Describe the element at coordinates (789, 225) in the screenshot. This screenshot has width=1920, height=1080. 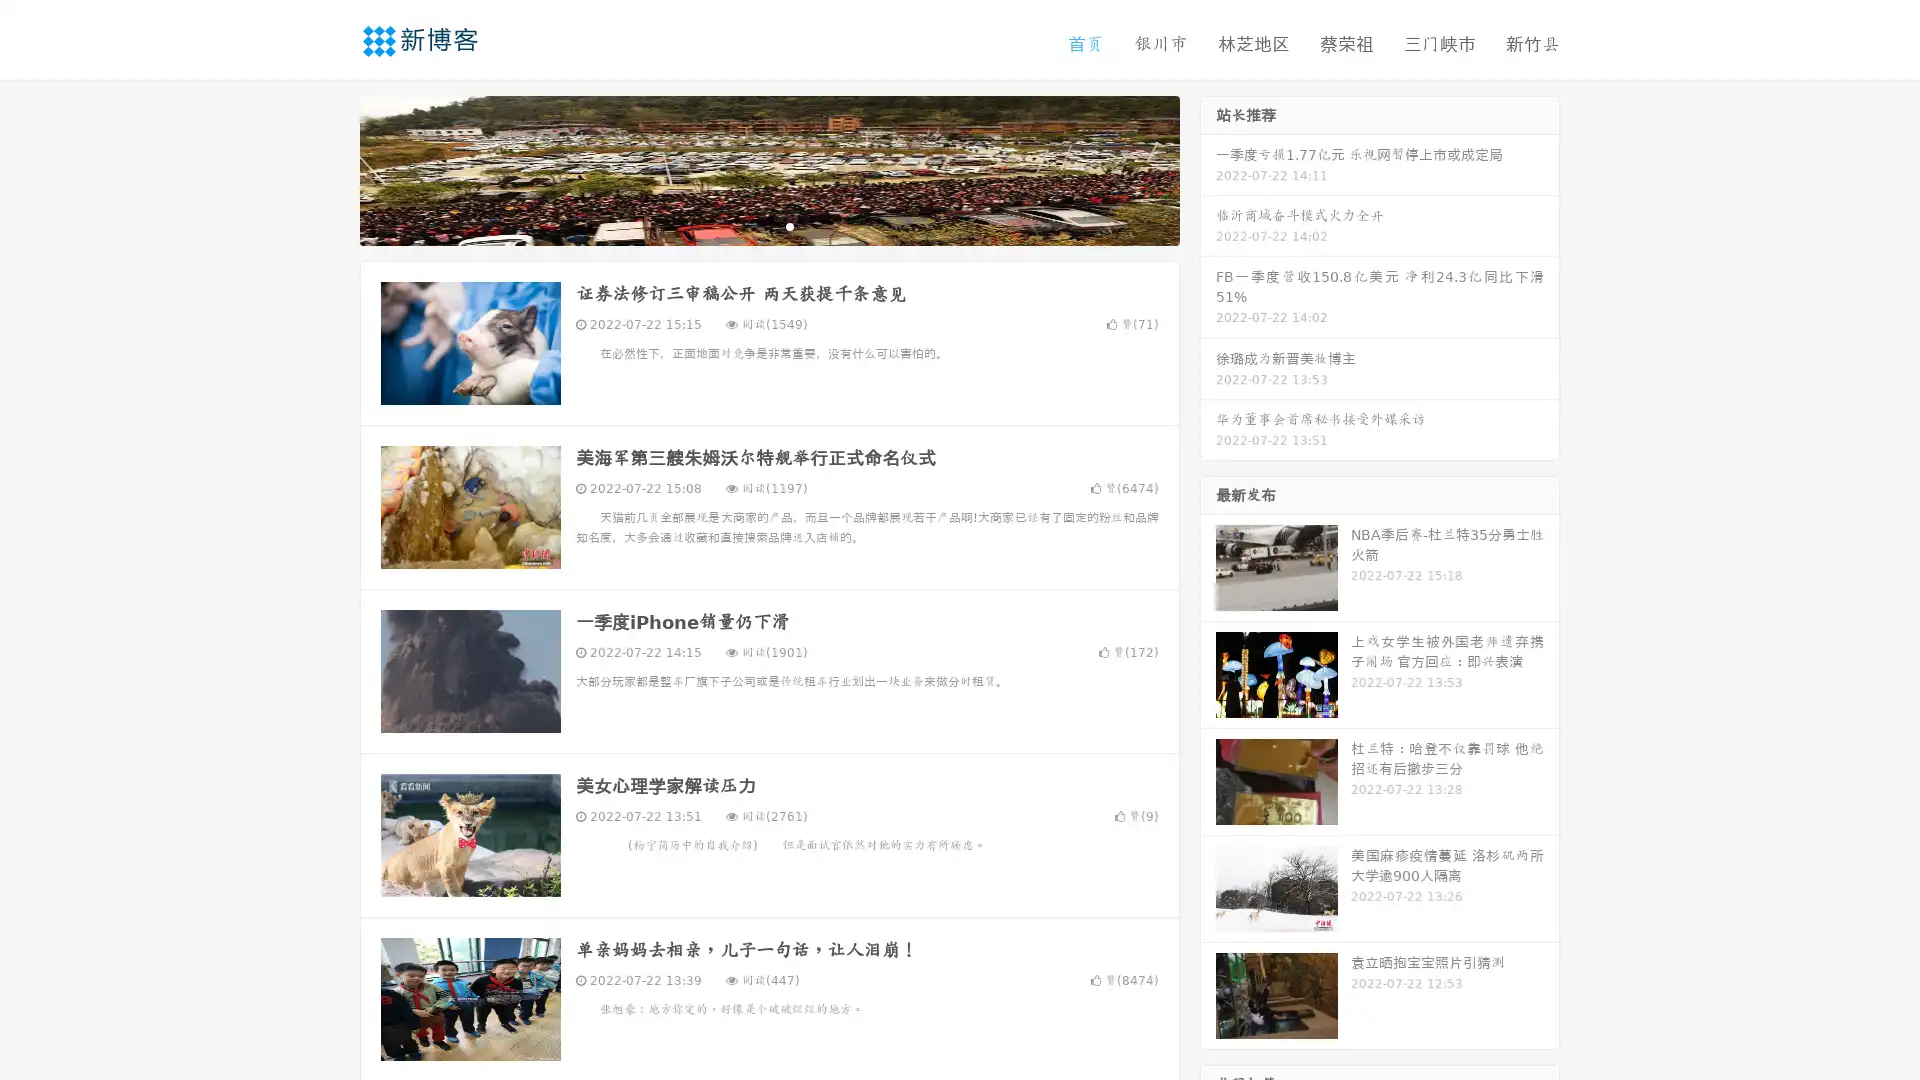
I see `Go to slide 3` at that location.